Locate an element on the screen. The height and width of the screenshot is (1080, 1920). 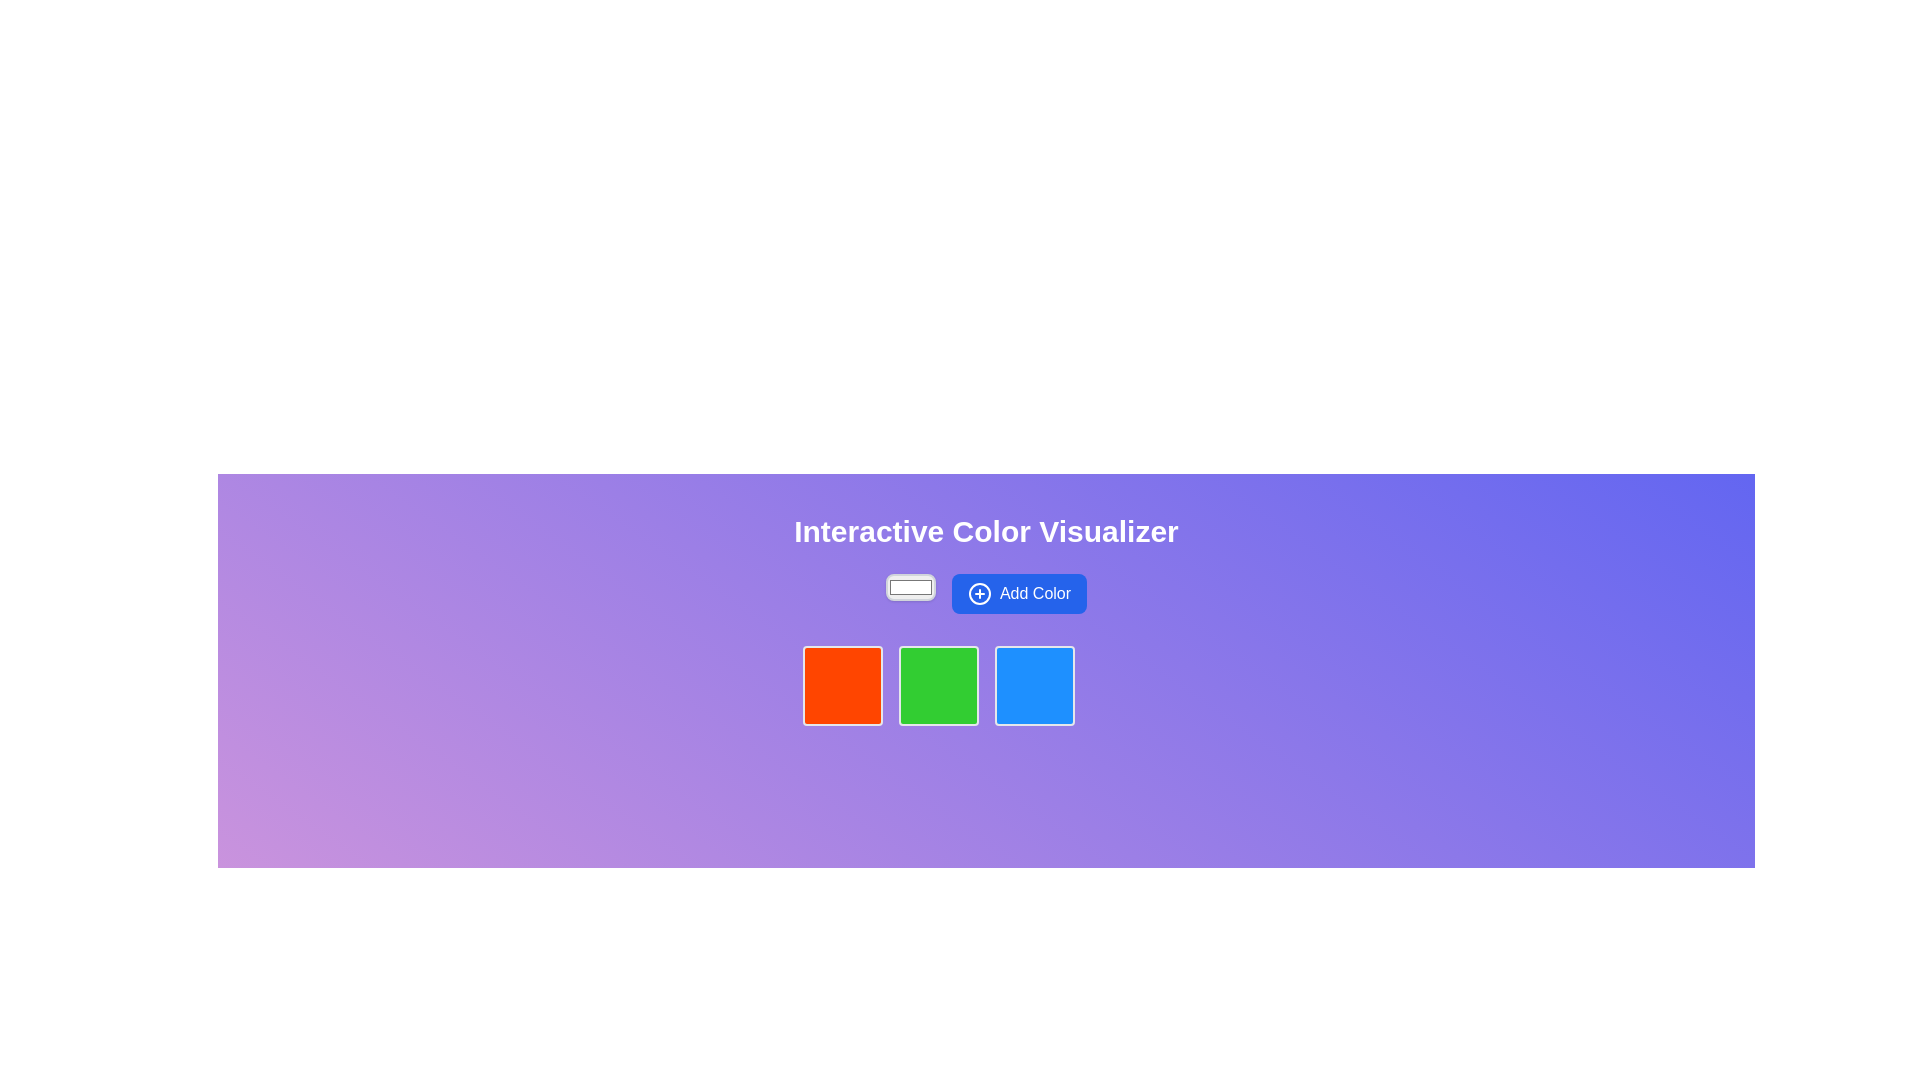
the interactive color component that visually displays a blue color, which is the third square in a row of four squares, located beneath the 'Add Color' button and the input field to observe its hover effect is located at coordinates (1034, 685).